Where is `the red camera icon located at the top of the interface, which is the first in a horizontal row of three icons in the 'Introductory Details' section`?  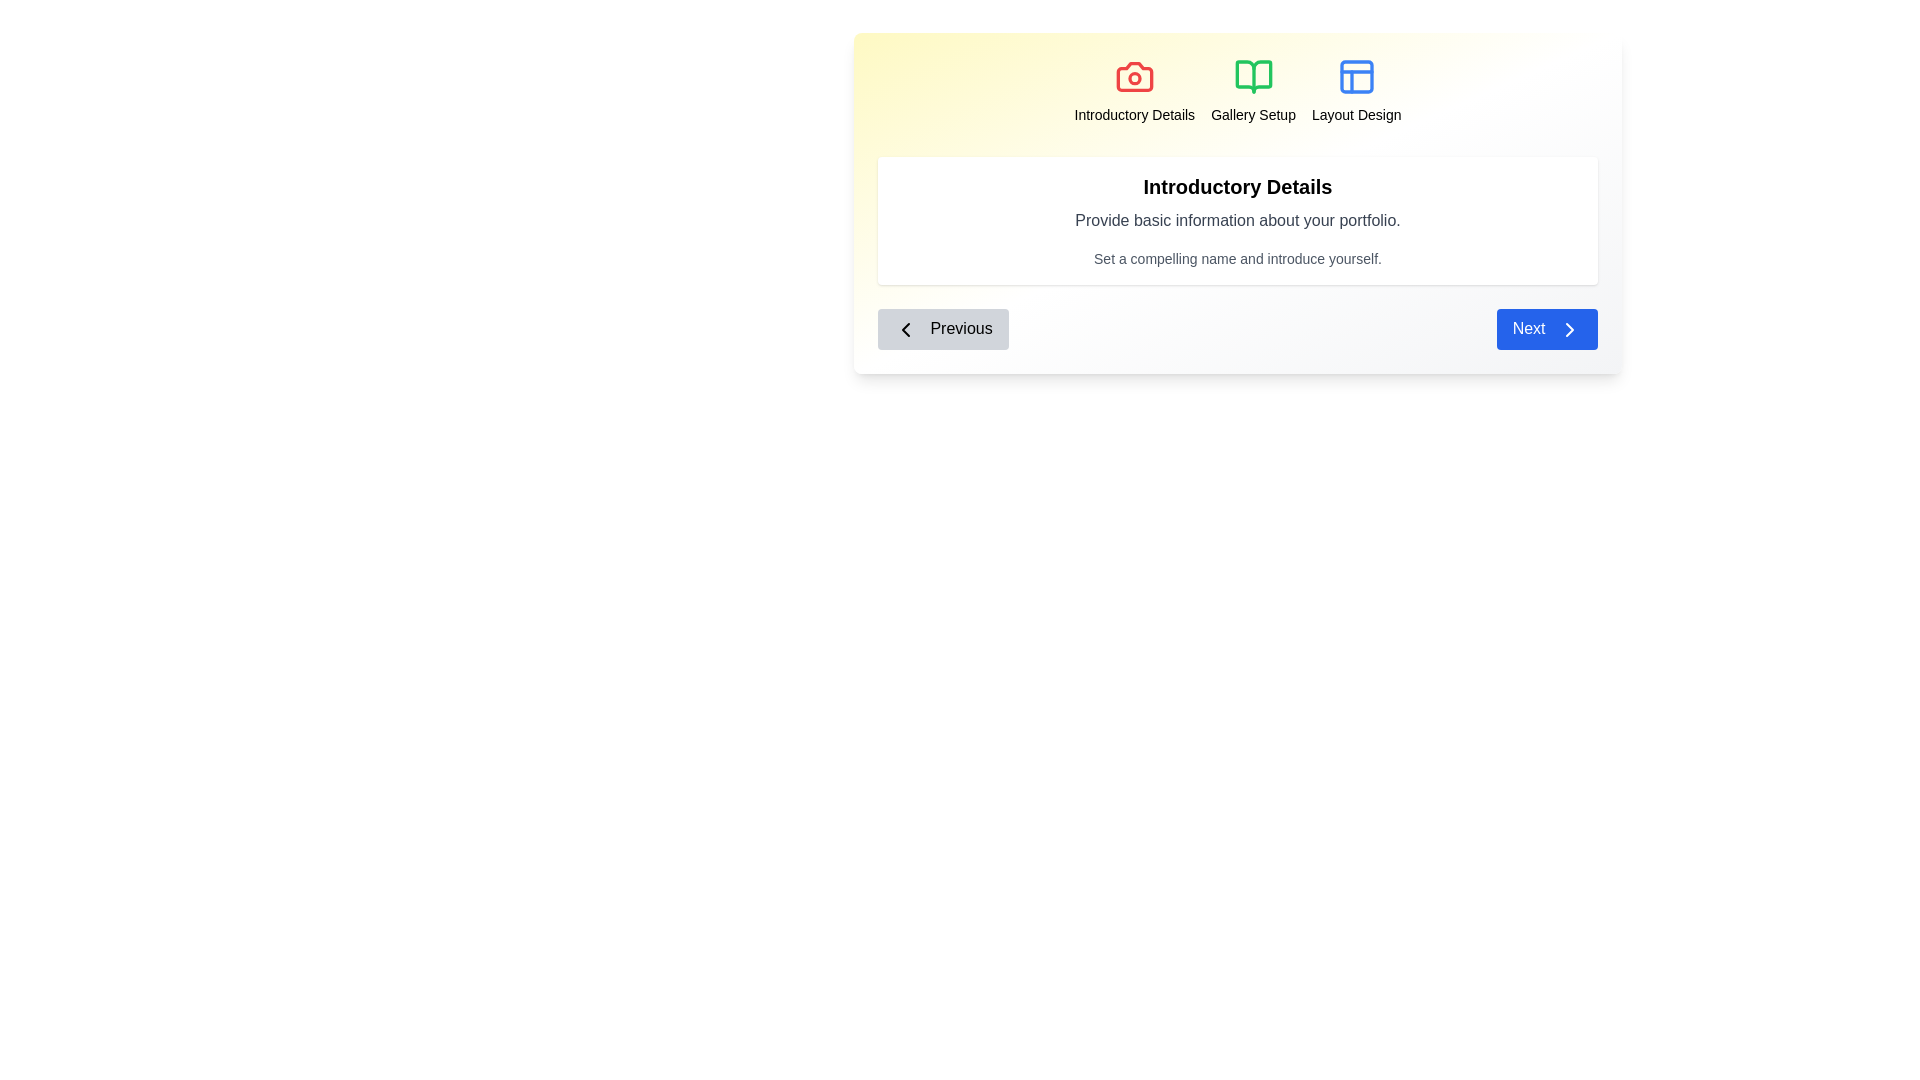 the red camera icon located at the top of the interface, which is the first in a horizontal row of three icons in the 'Introductory Details' section is located at coordinates (1134, 76).